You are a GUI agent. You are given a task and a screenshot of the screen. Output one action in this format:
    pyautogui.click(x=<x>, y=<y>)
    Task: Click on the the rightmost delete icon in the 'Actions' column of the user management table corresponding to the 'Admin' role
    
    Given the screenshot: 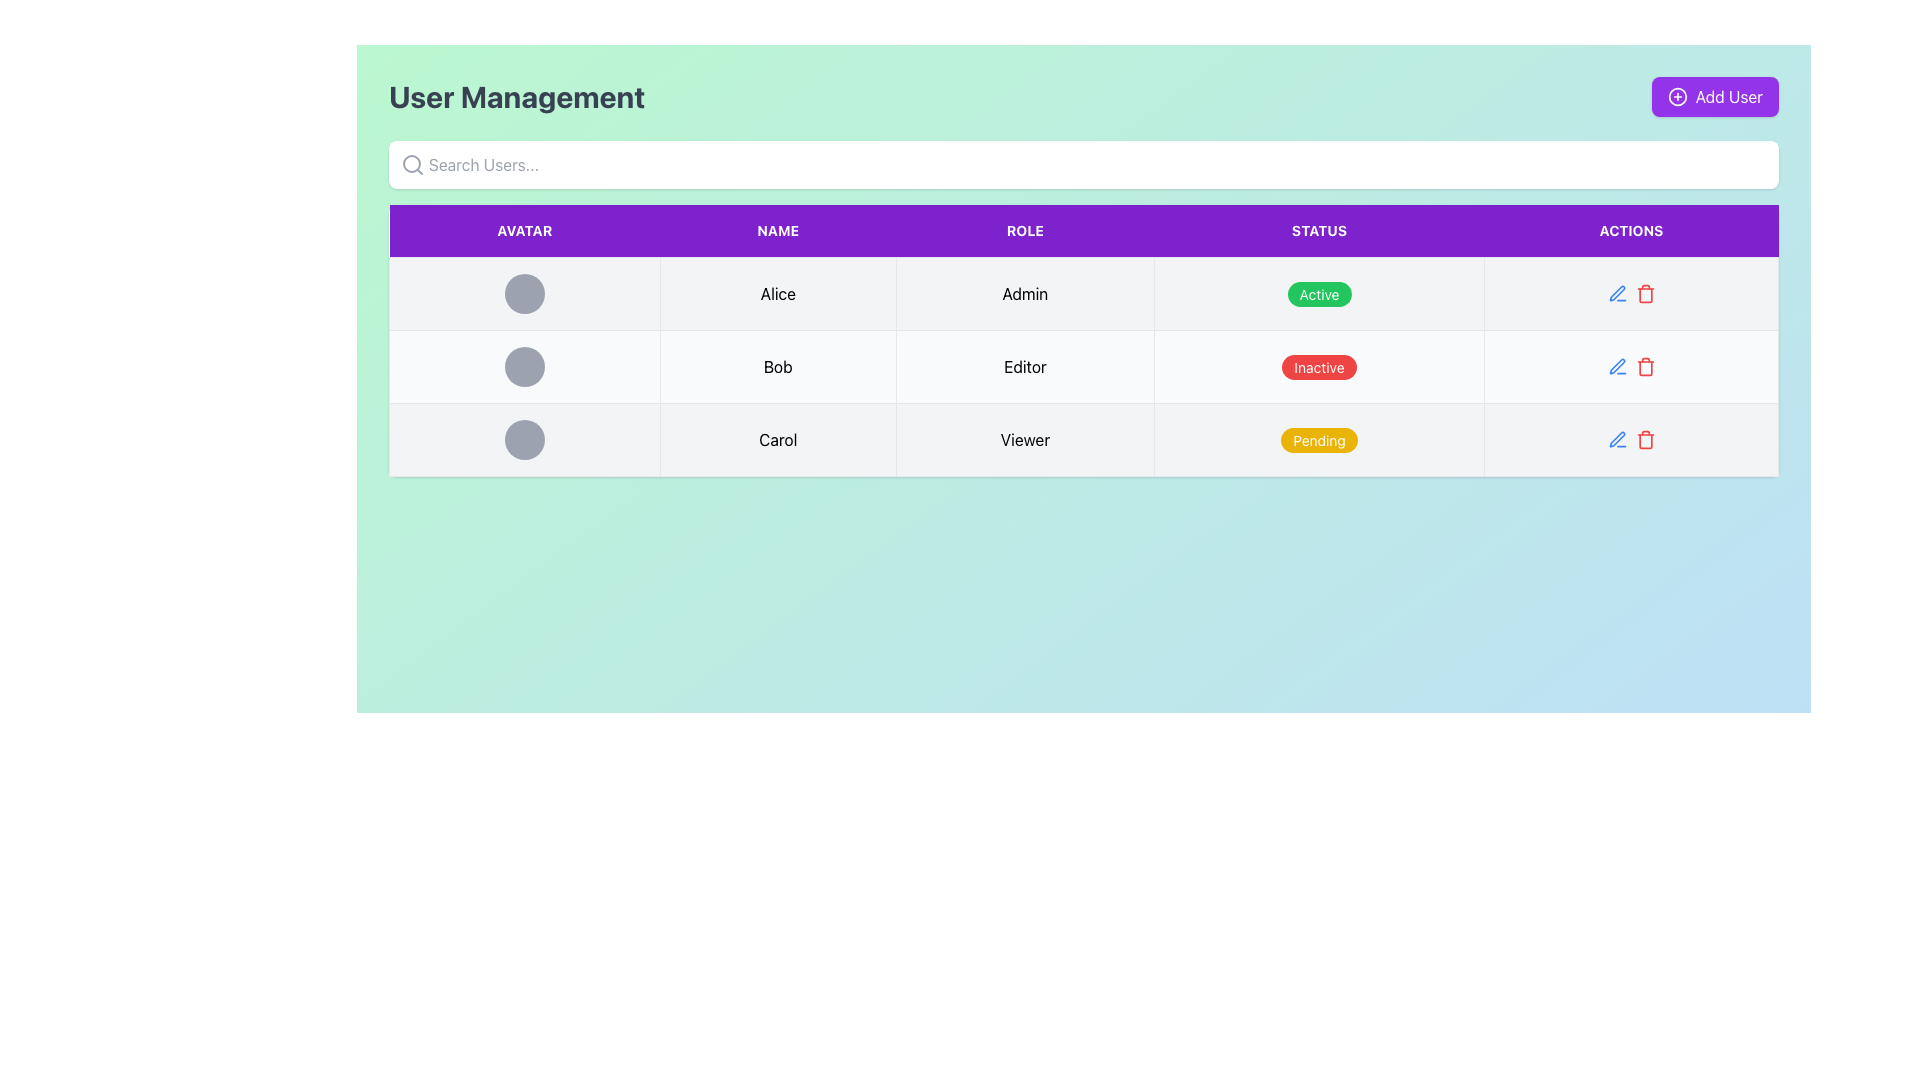 What is the action you would take?
    pyautogui.click(x=1645, y=293)
    